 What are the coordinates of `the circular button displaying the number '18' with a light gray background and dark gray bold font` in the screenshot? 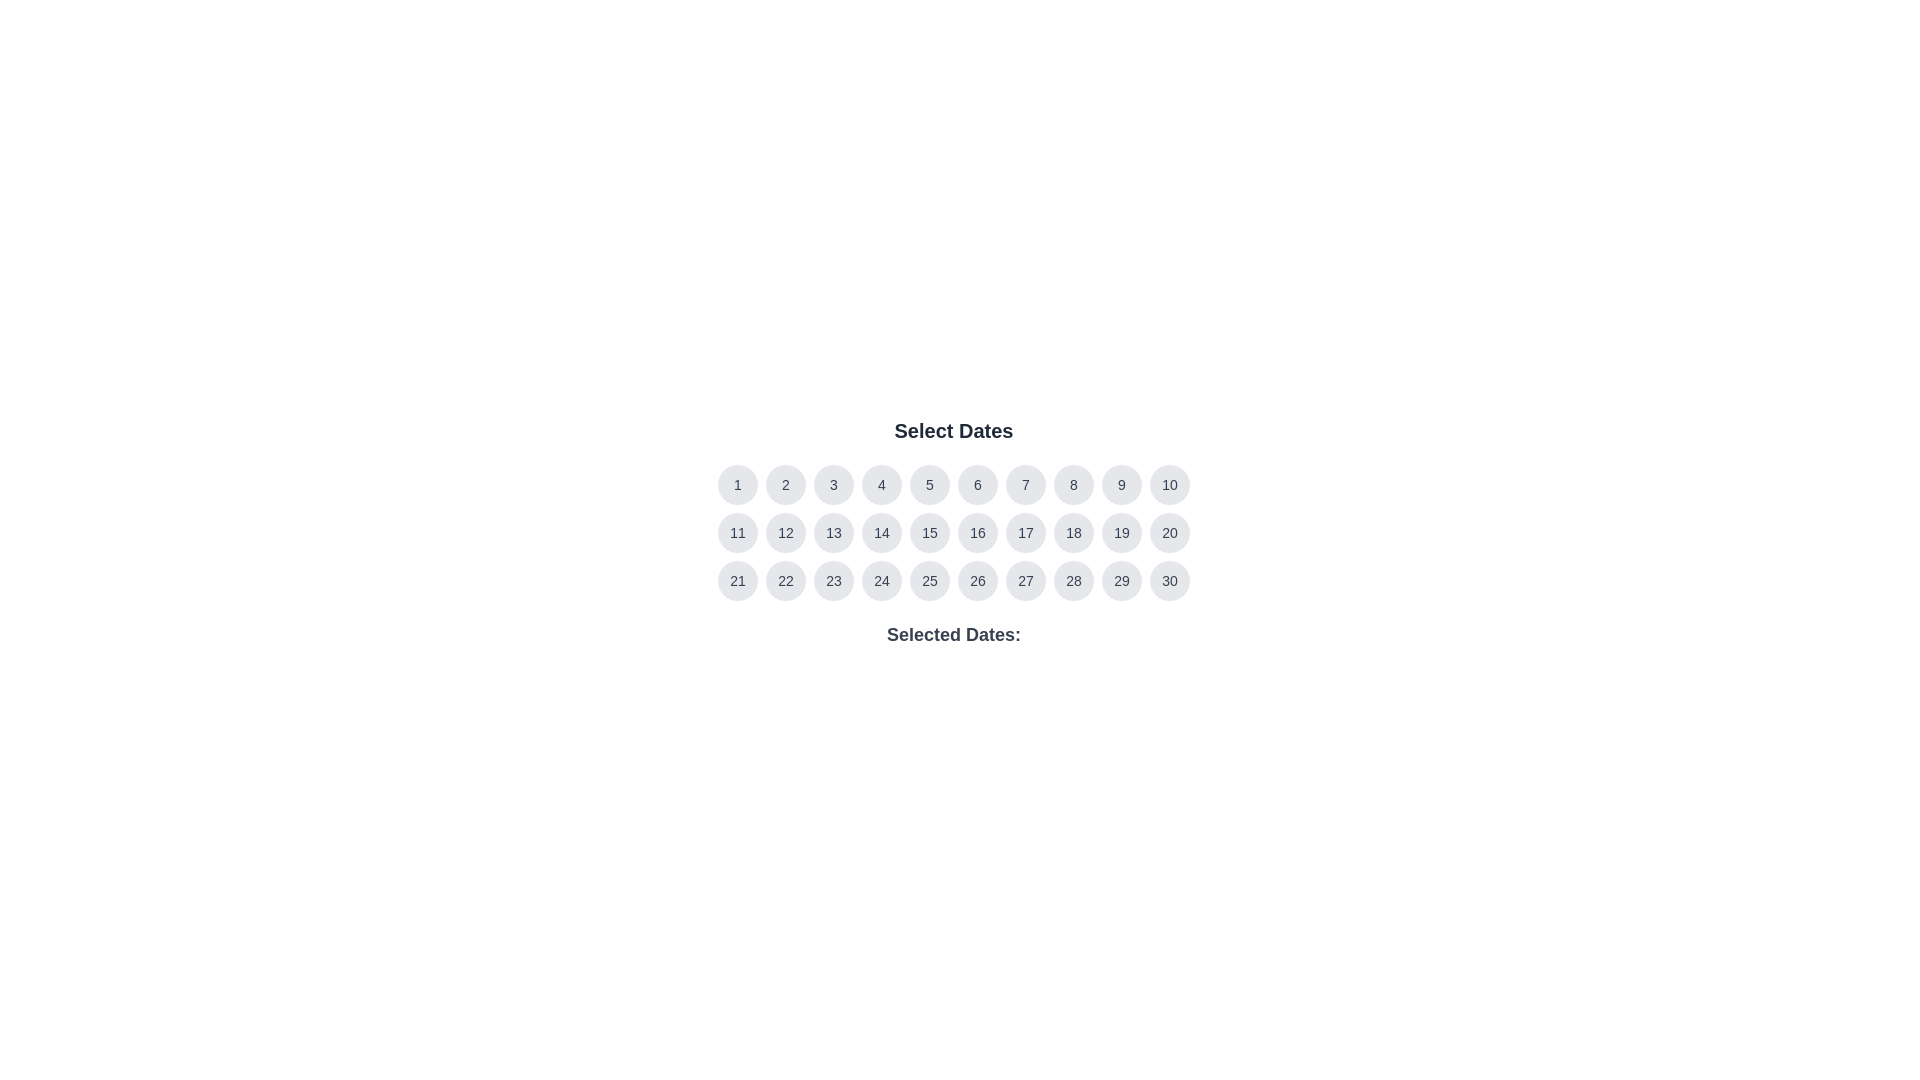 It's located at (1073, 531).